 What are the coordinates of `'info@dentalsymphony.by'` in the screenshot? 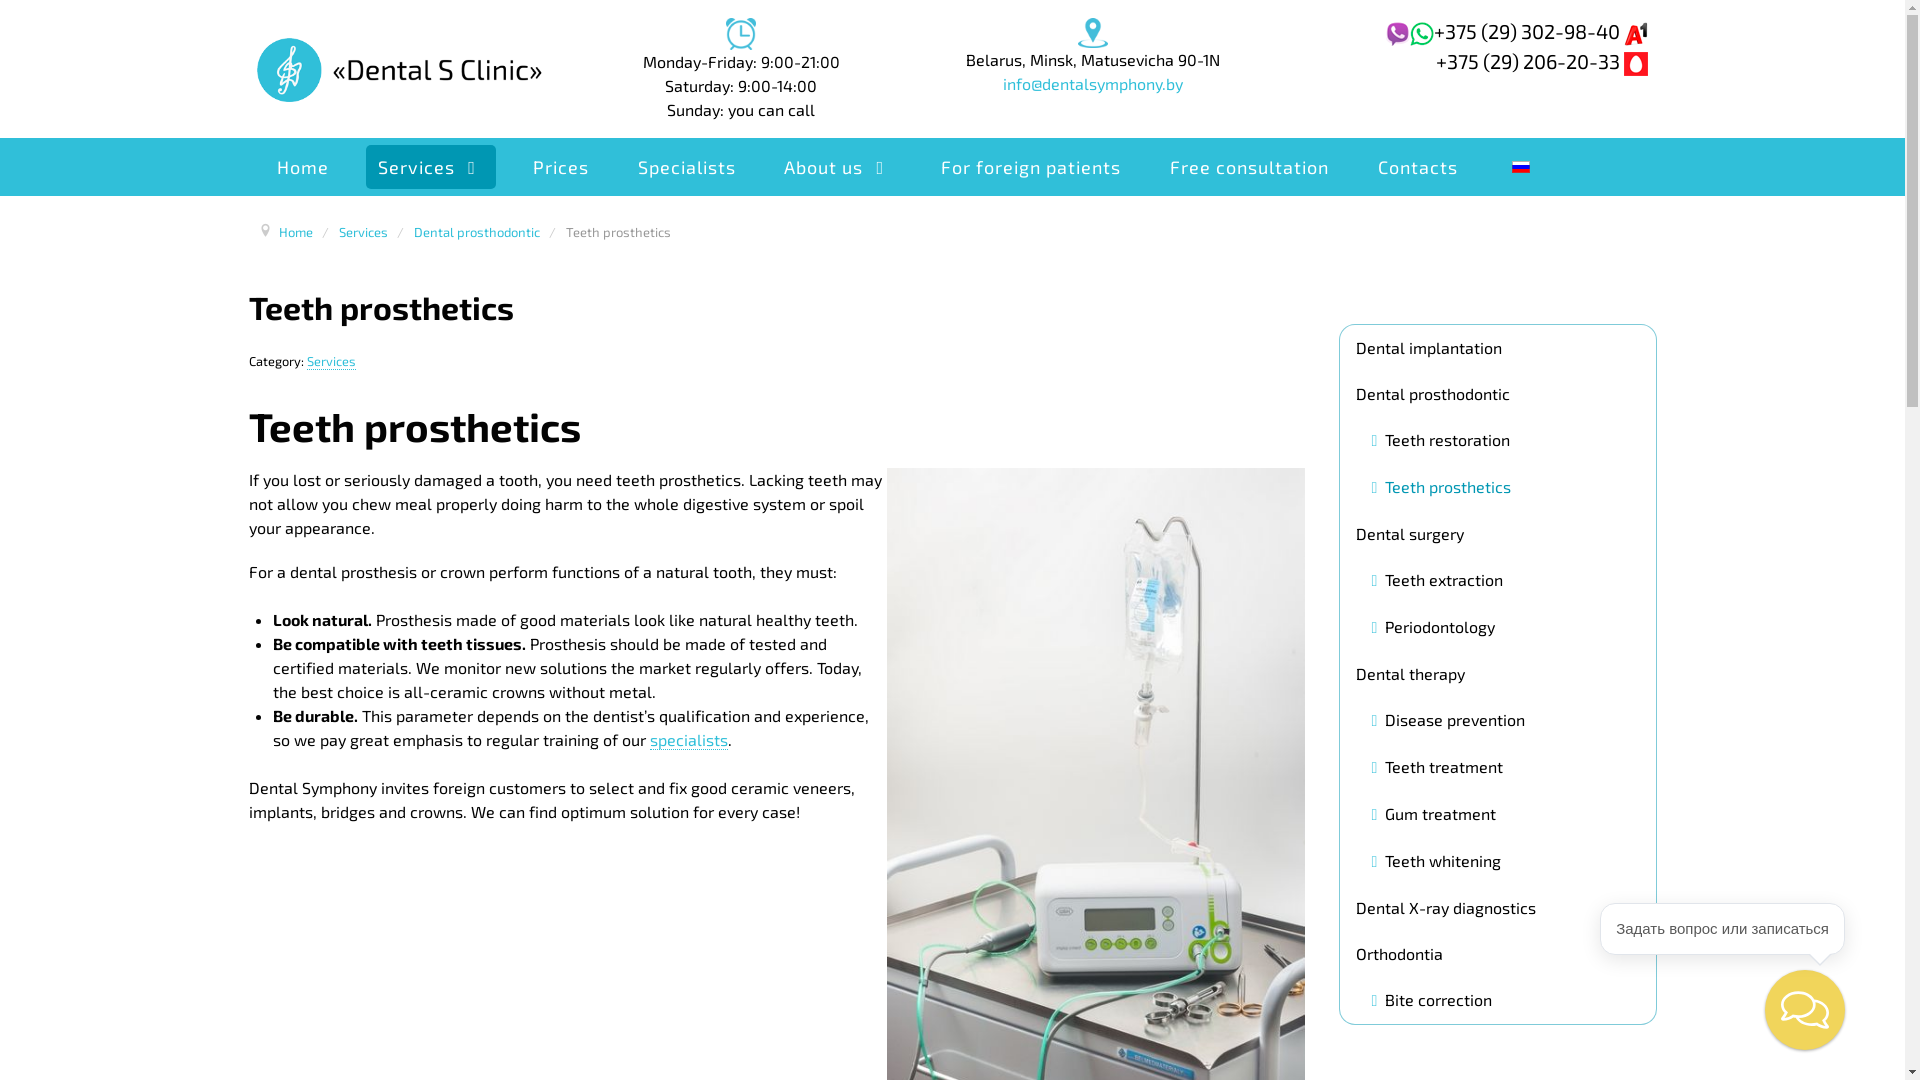 It's located at (1092, 82).